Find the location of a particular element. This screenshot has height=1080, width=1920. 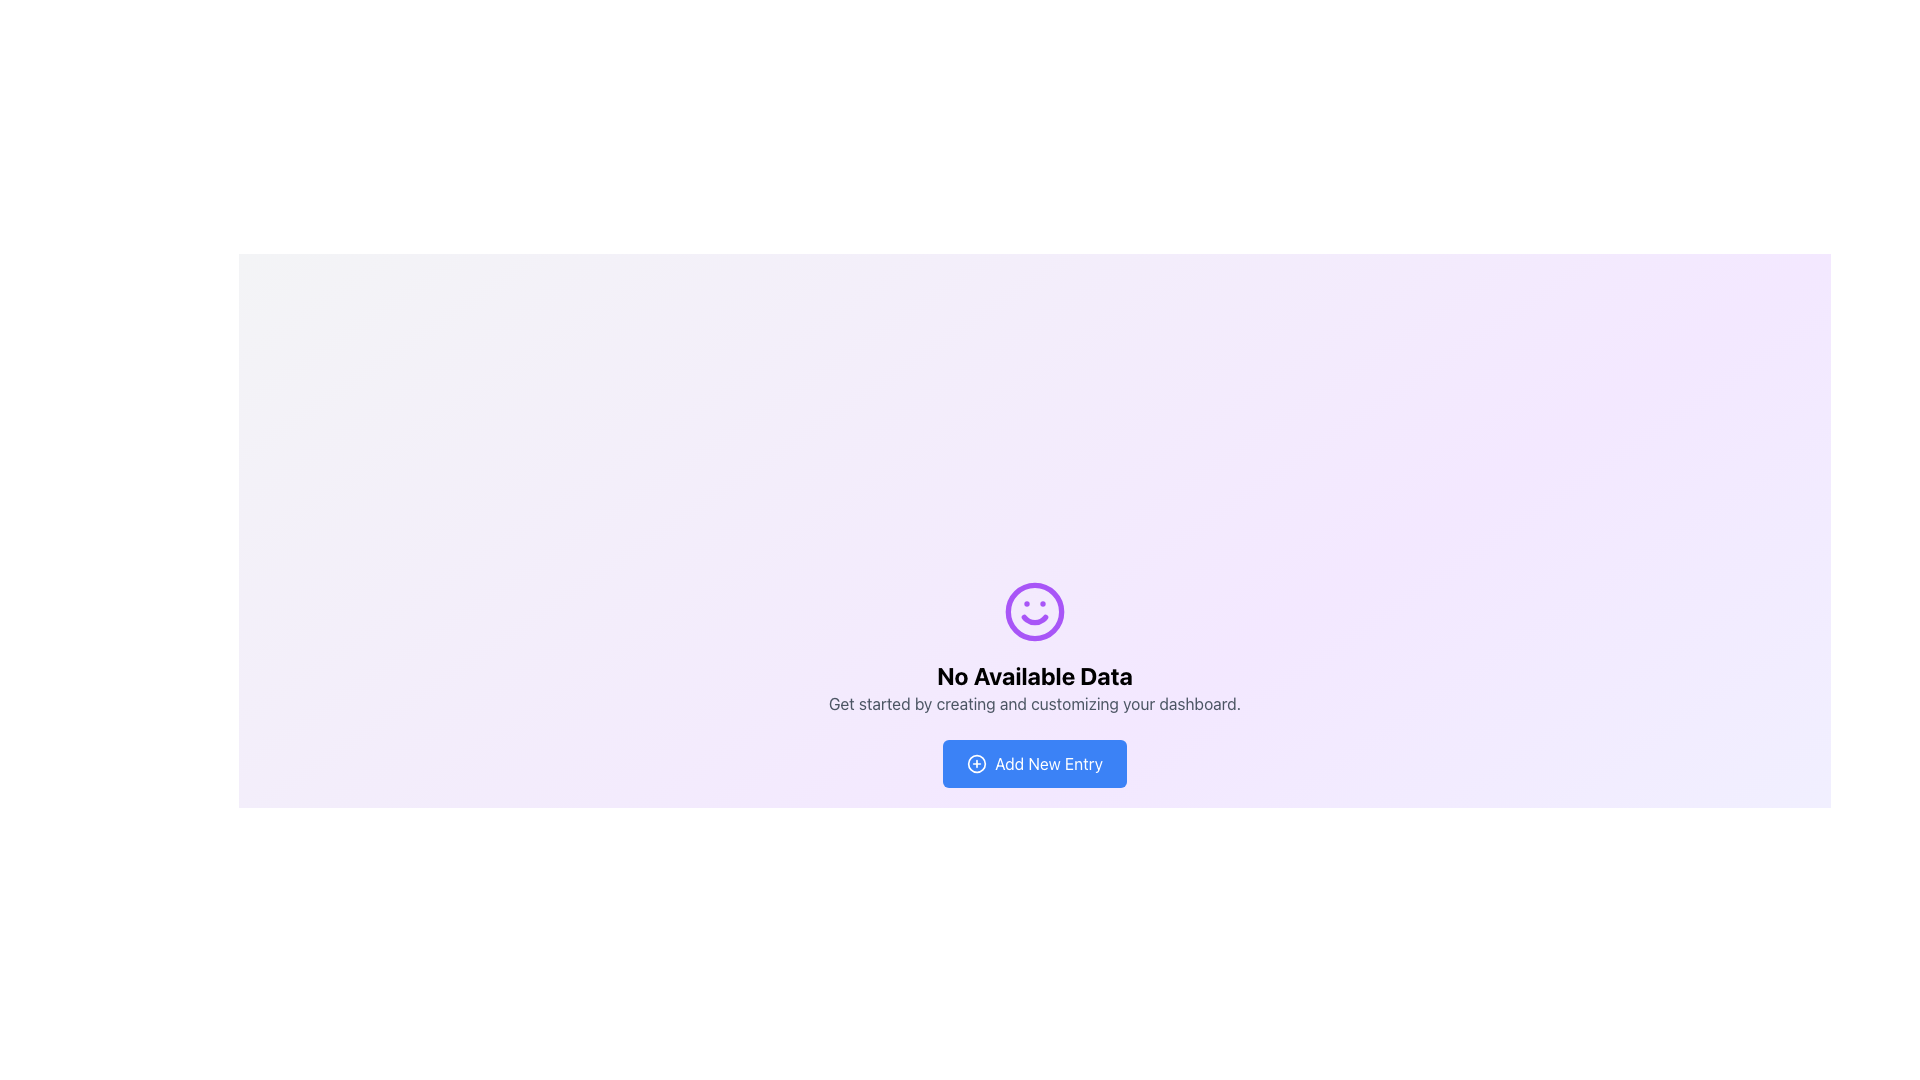

the decorative icon of the 'Add New Entry' button, which enhances visual clarity for adding new entries is located at coordinates (977, 763).